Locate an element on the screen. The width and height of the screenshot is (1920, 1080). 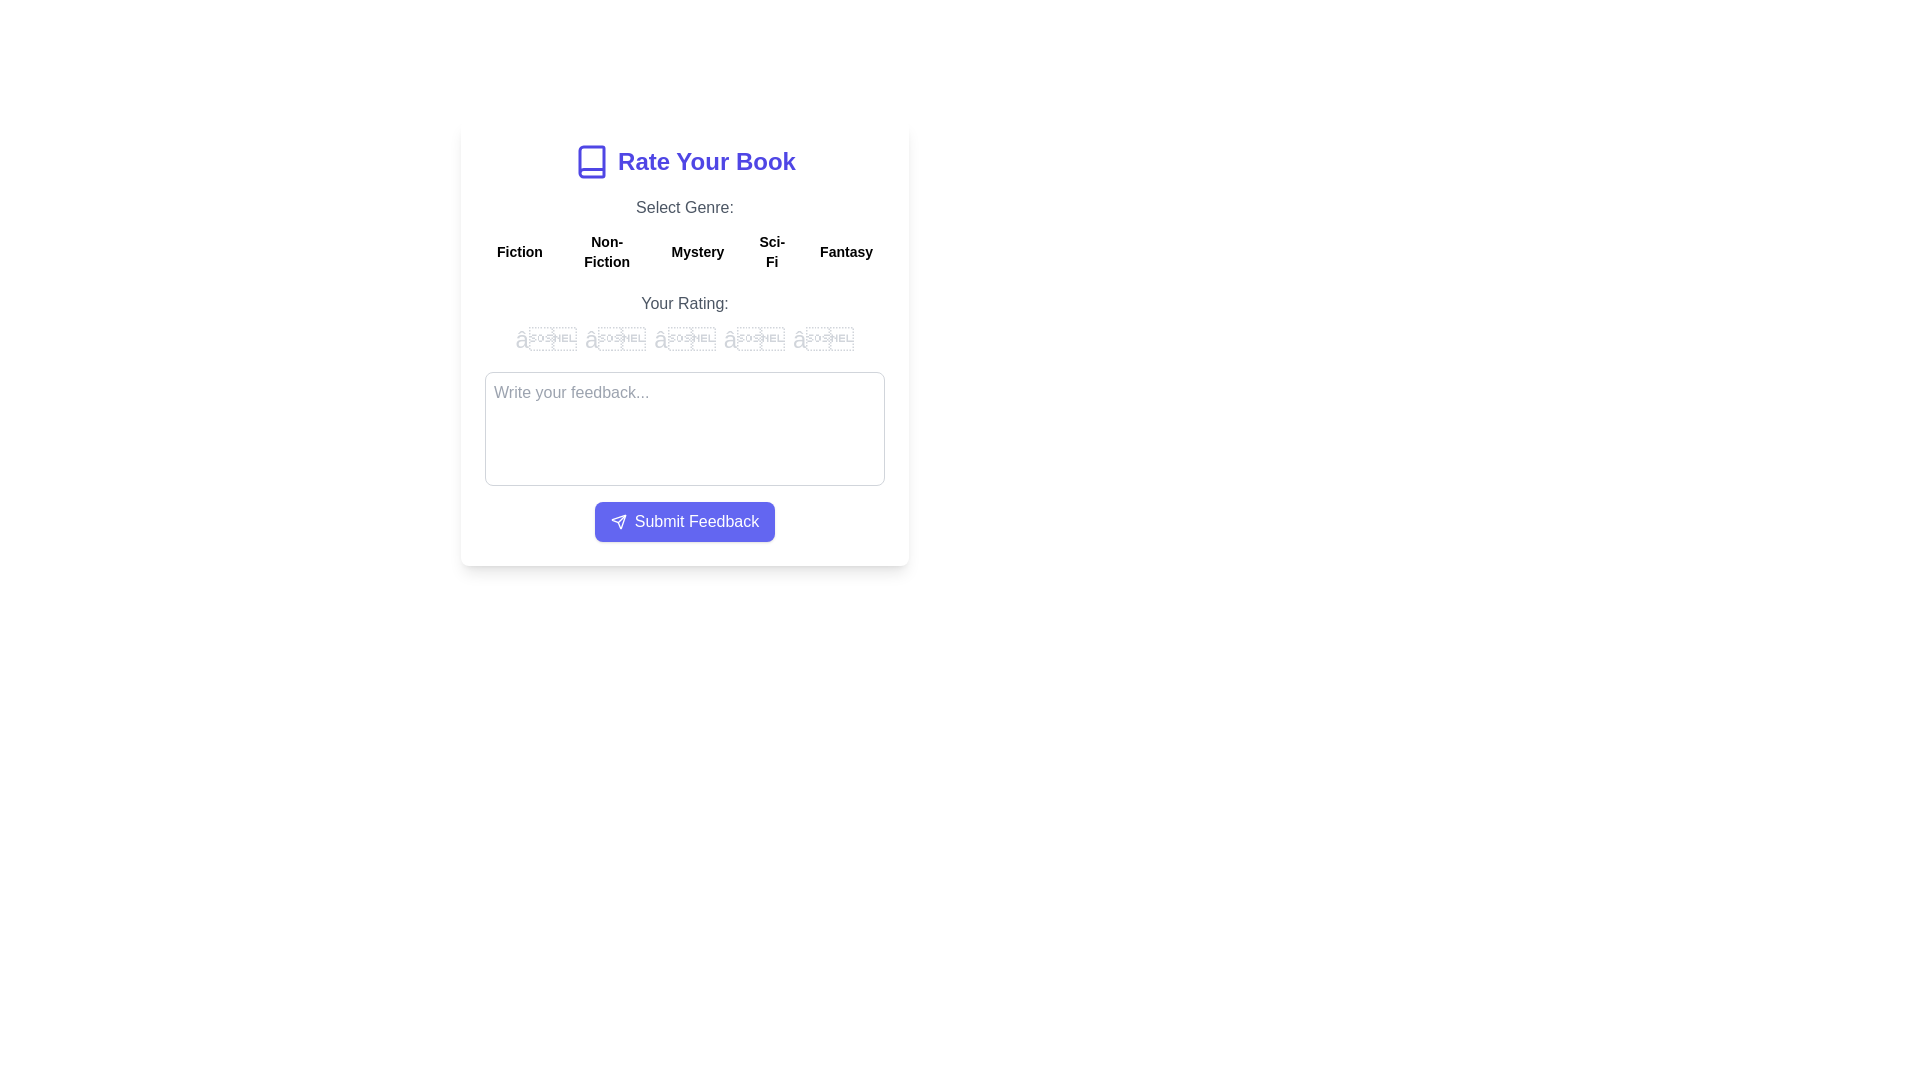
the star in the interactive star-based rating selector is located at coordinates (685, 323).